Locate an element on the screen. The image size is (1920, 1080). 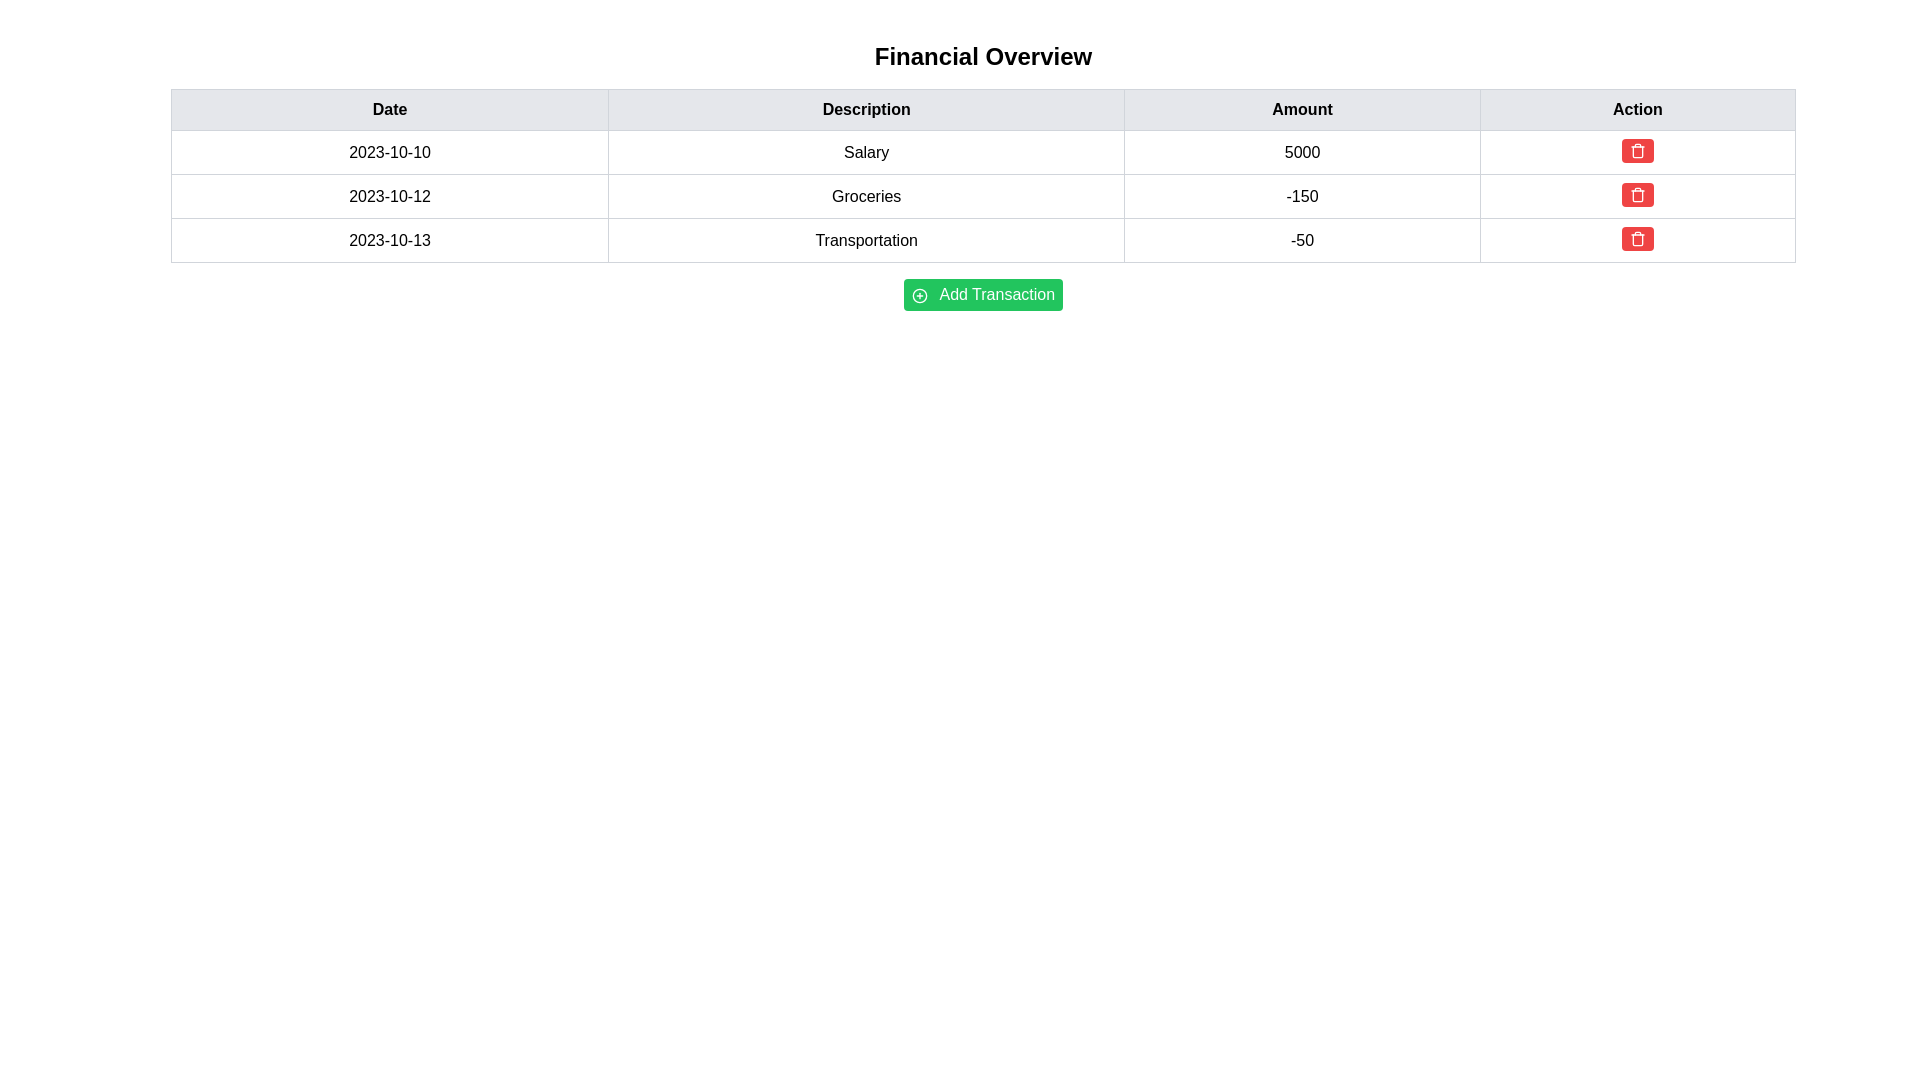
the decorative icon within the 'Add Transaction' button, located on the left side of the button adjacent to the 'Add Transaction' text is located at coordinates (918, 295).